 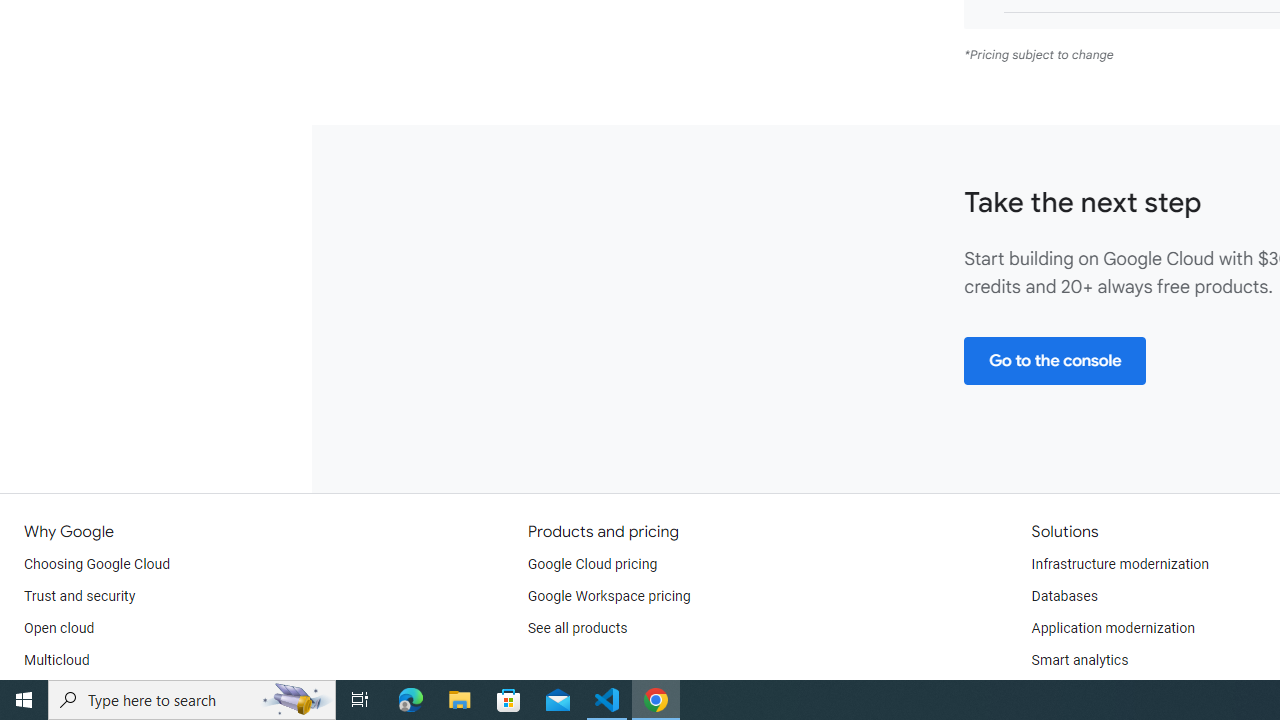 I want to click on 'Choosing Google Cloud', so click(x=96, y=564).